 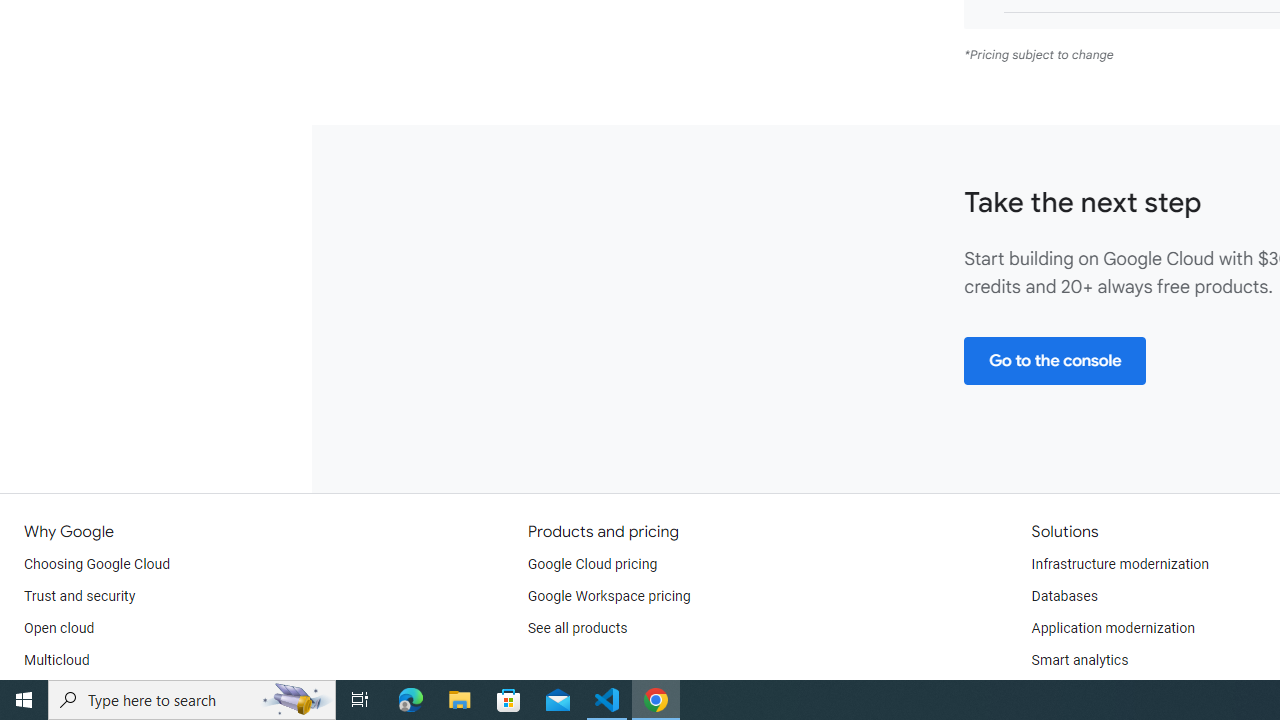 I want to click on 'Choosing Google Cloud', so click(x=96, y=564).